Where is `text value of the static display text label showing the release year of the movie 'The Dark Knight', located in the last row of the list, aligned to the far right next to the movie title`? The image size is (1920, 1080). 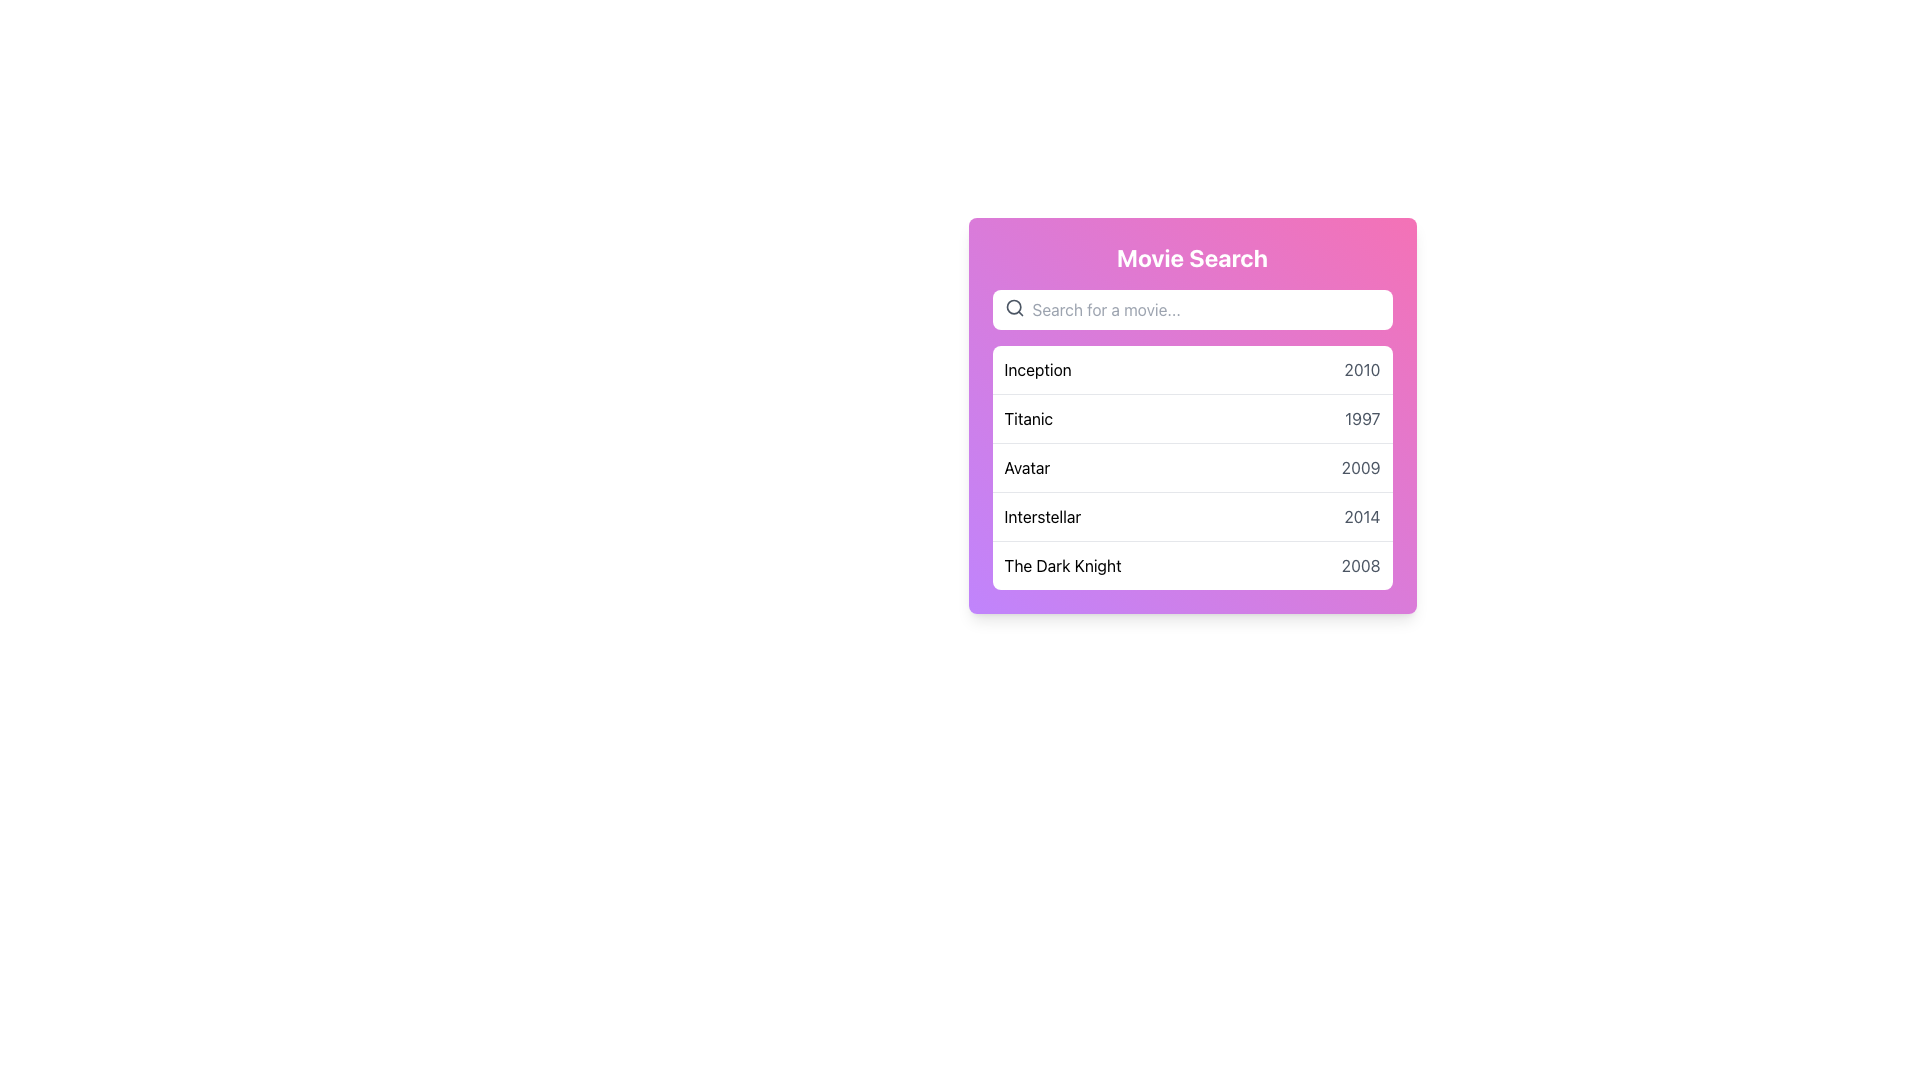 text value of the static display text label showing the release year of the movie 'The Dark Knight', located in the last row of the list, aligned to the far right next to the movie title is located at coordinates (1360, 566).